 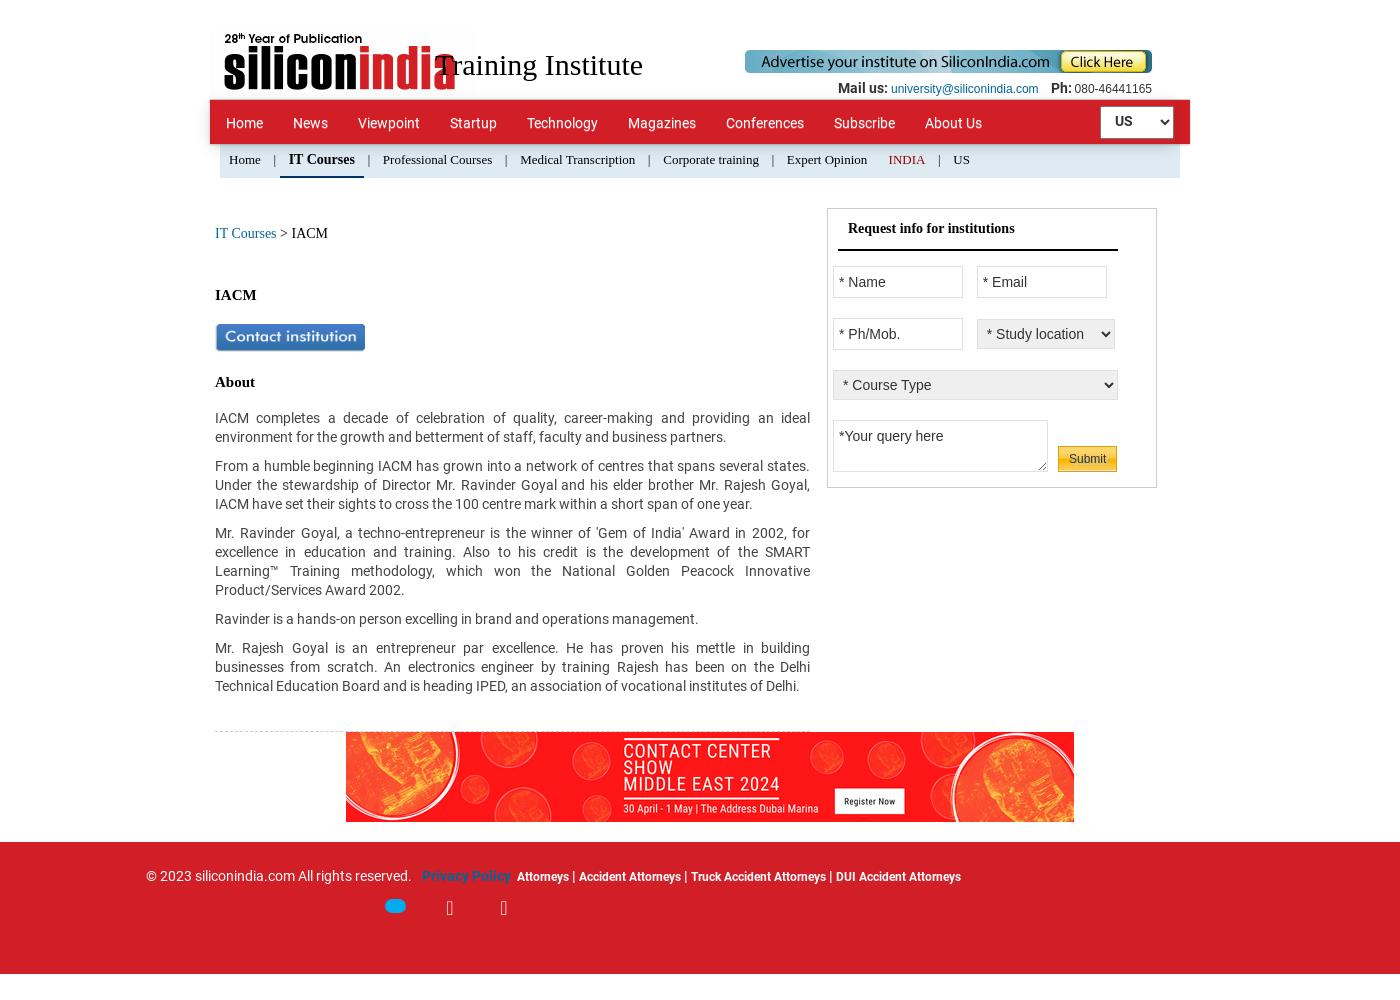 I want to click on 'Expert Opinion', so click(x=826, y=159).